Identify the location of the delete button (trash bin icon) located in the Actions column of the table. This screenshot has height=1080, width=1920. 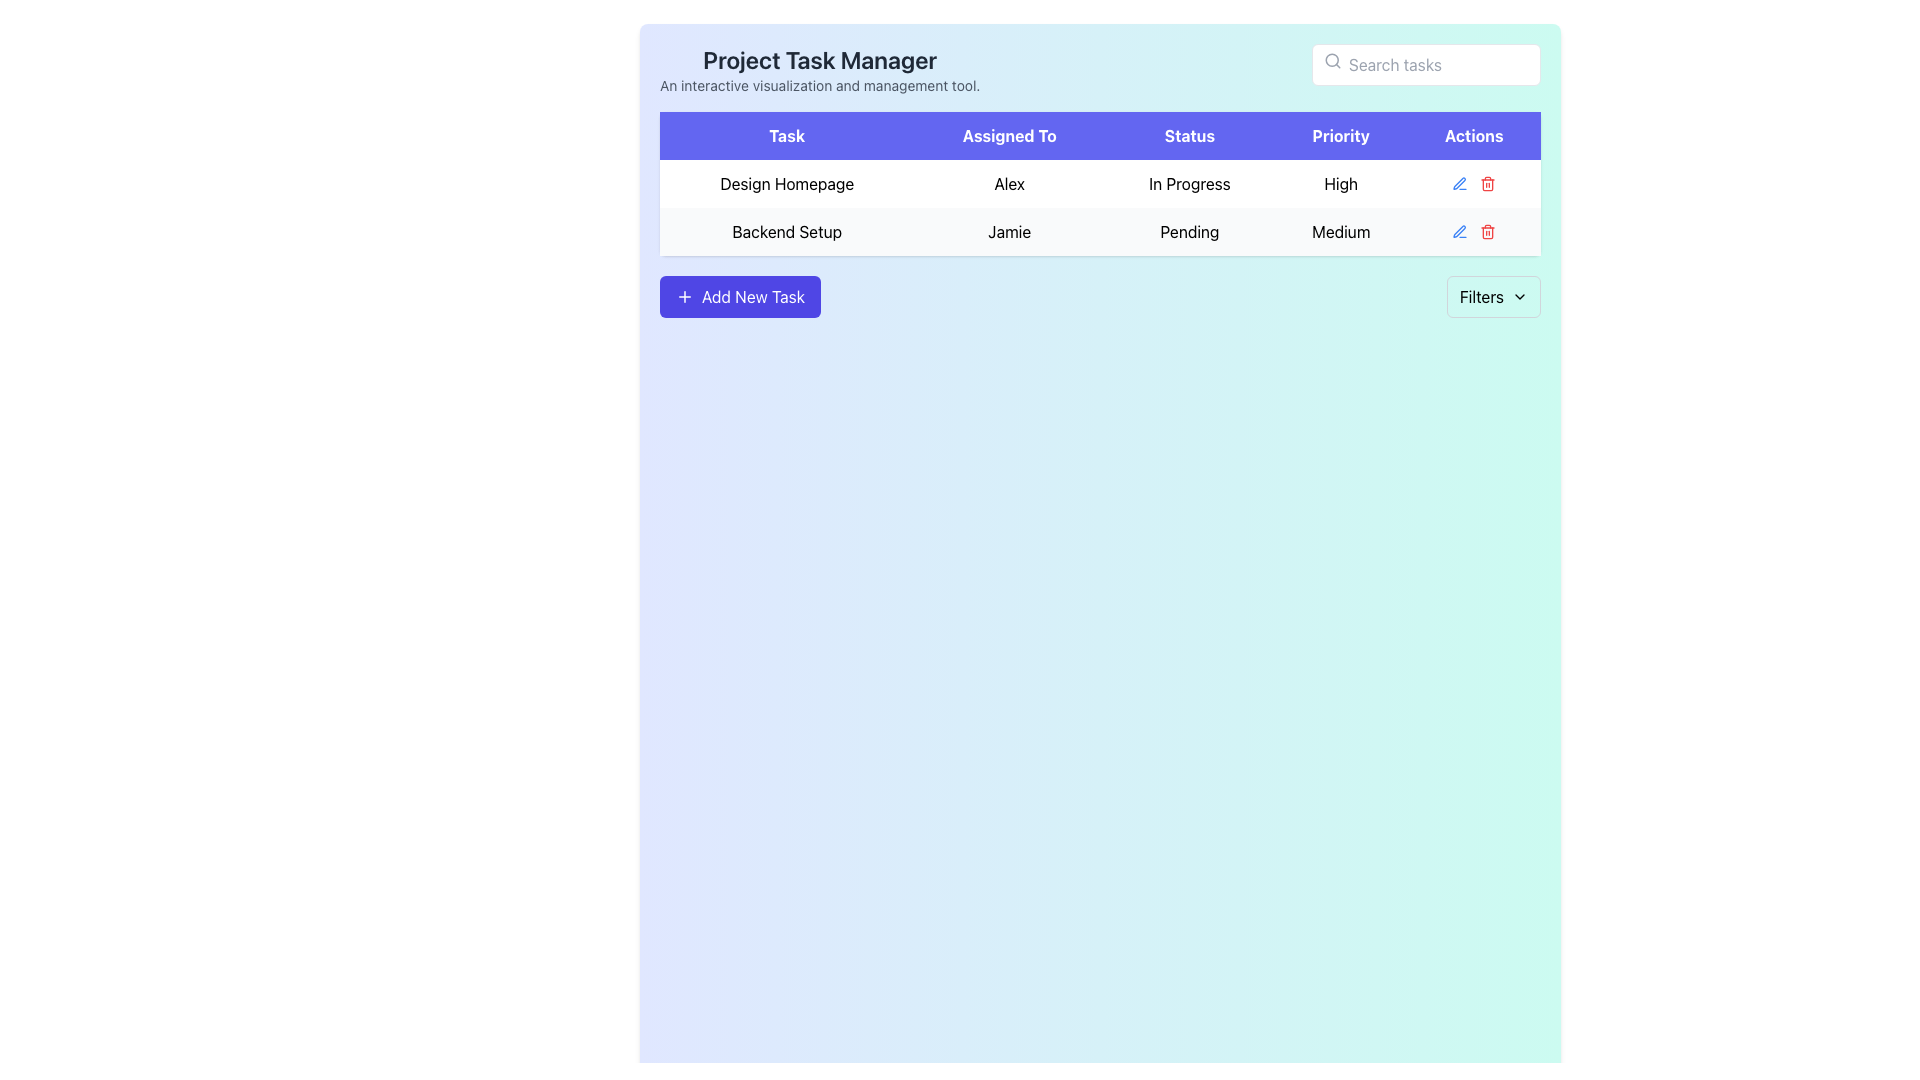
(1488, 184).